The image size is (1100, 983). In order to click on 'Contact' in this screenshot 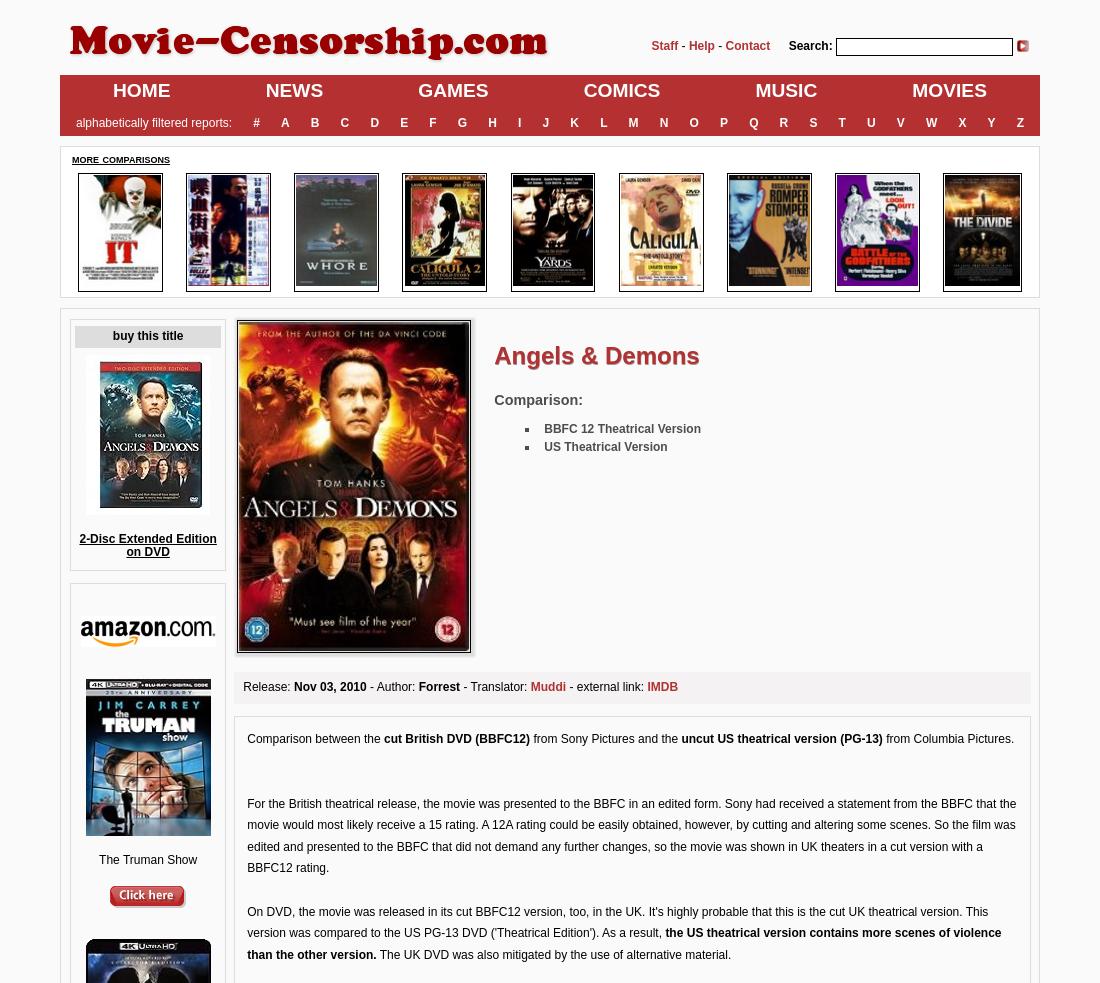, I will do `click(746, 45)`.